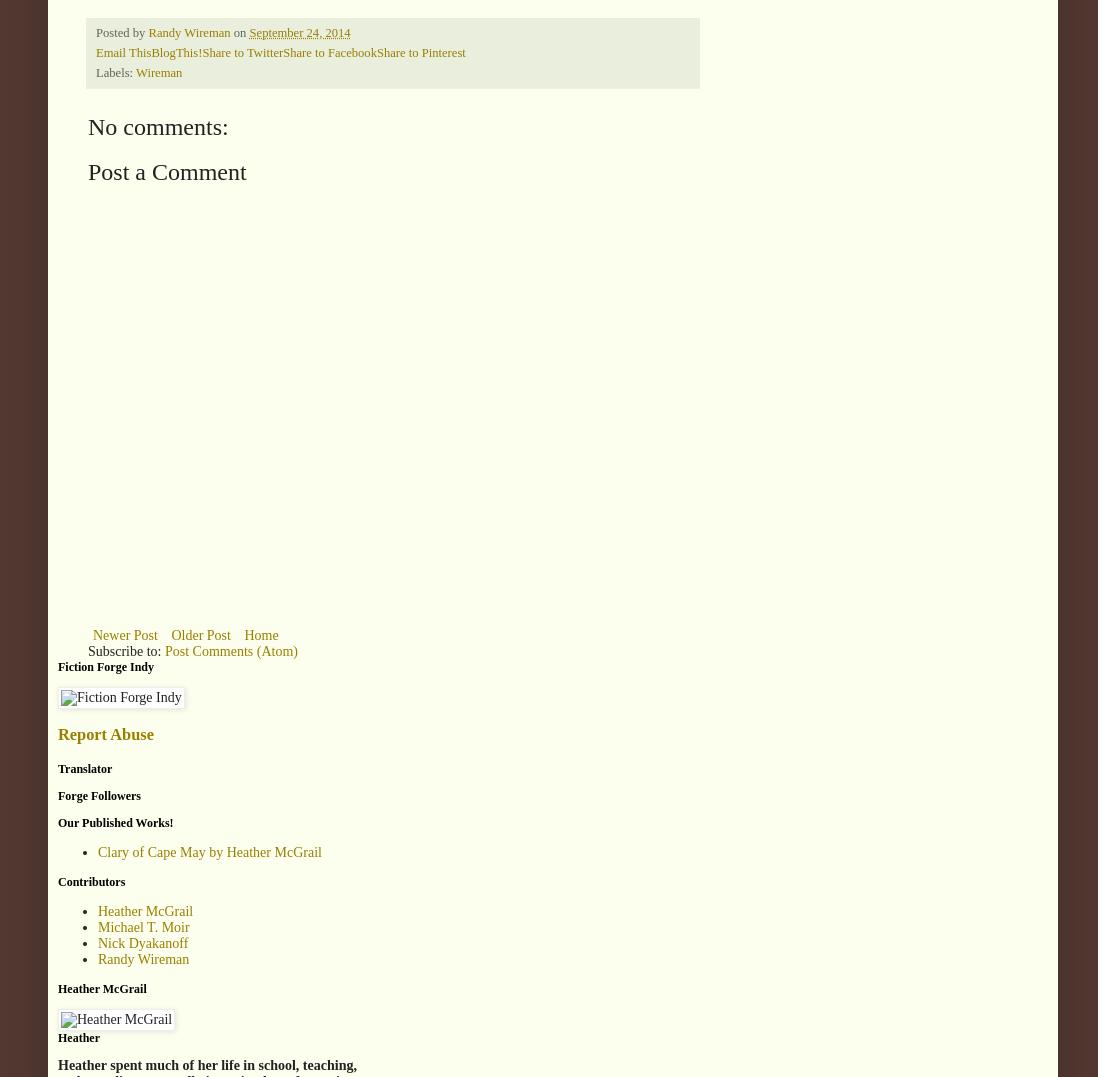  Describe the element at coordinates (124, 635) in the screenshot. I see `'Newer Post'` at that location.